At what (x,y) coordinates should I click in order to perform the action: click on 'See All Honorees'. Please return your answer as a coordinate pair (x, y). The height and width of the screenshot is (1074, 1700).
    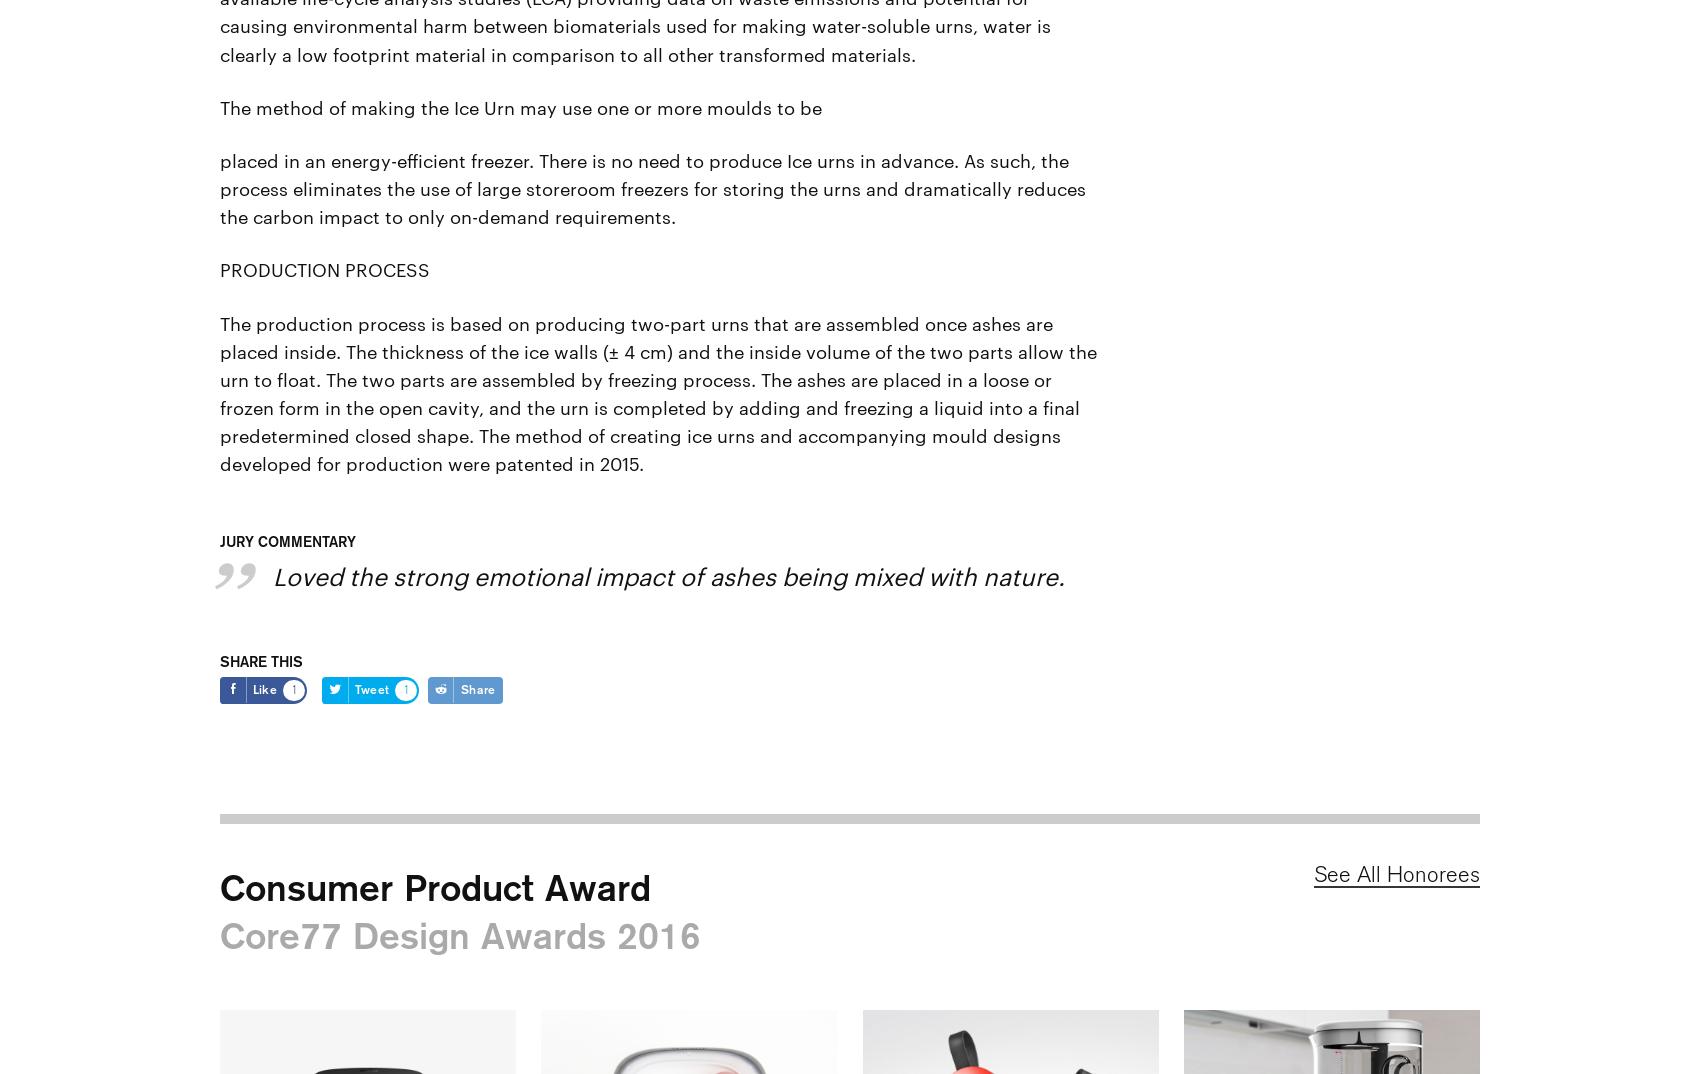
    Looking at the image, I should click on (1396, 873).